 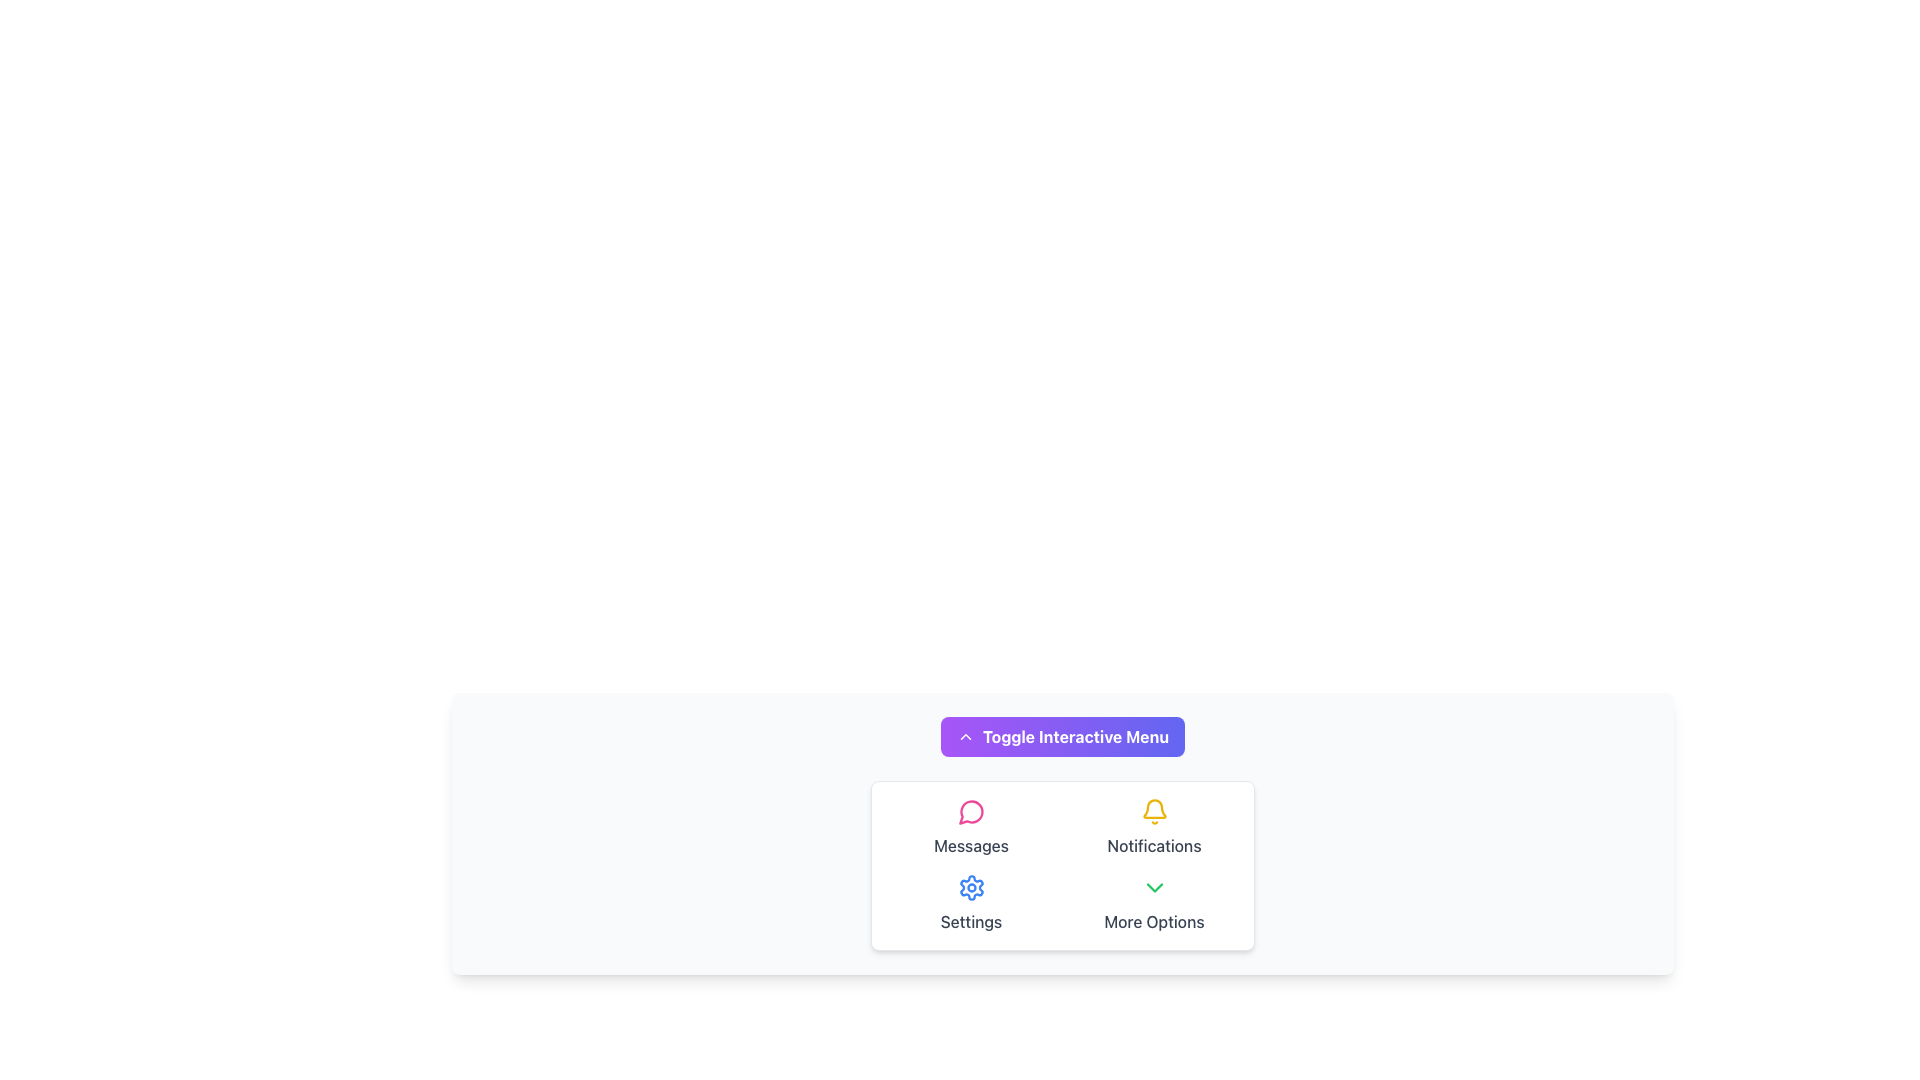 I want to click on the chevron down icon in the bottom-right portion of the interface, so click(x=1154, y=886).